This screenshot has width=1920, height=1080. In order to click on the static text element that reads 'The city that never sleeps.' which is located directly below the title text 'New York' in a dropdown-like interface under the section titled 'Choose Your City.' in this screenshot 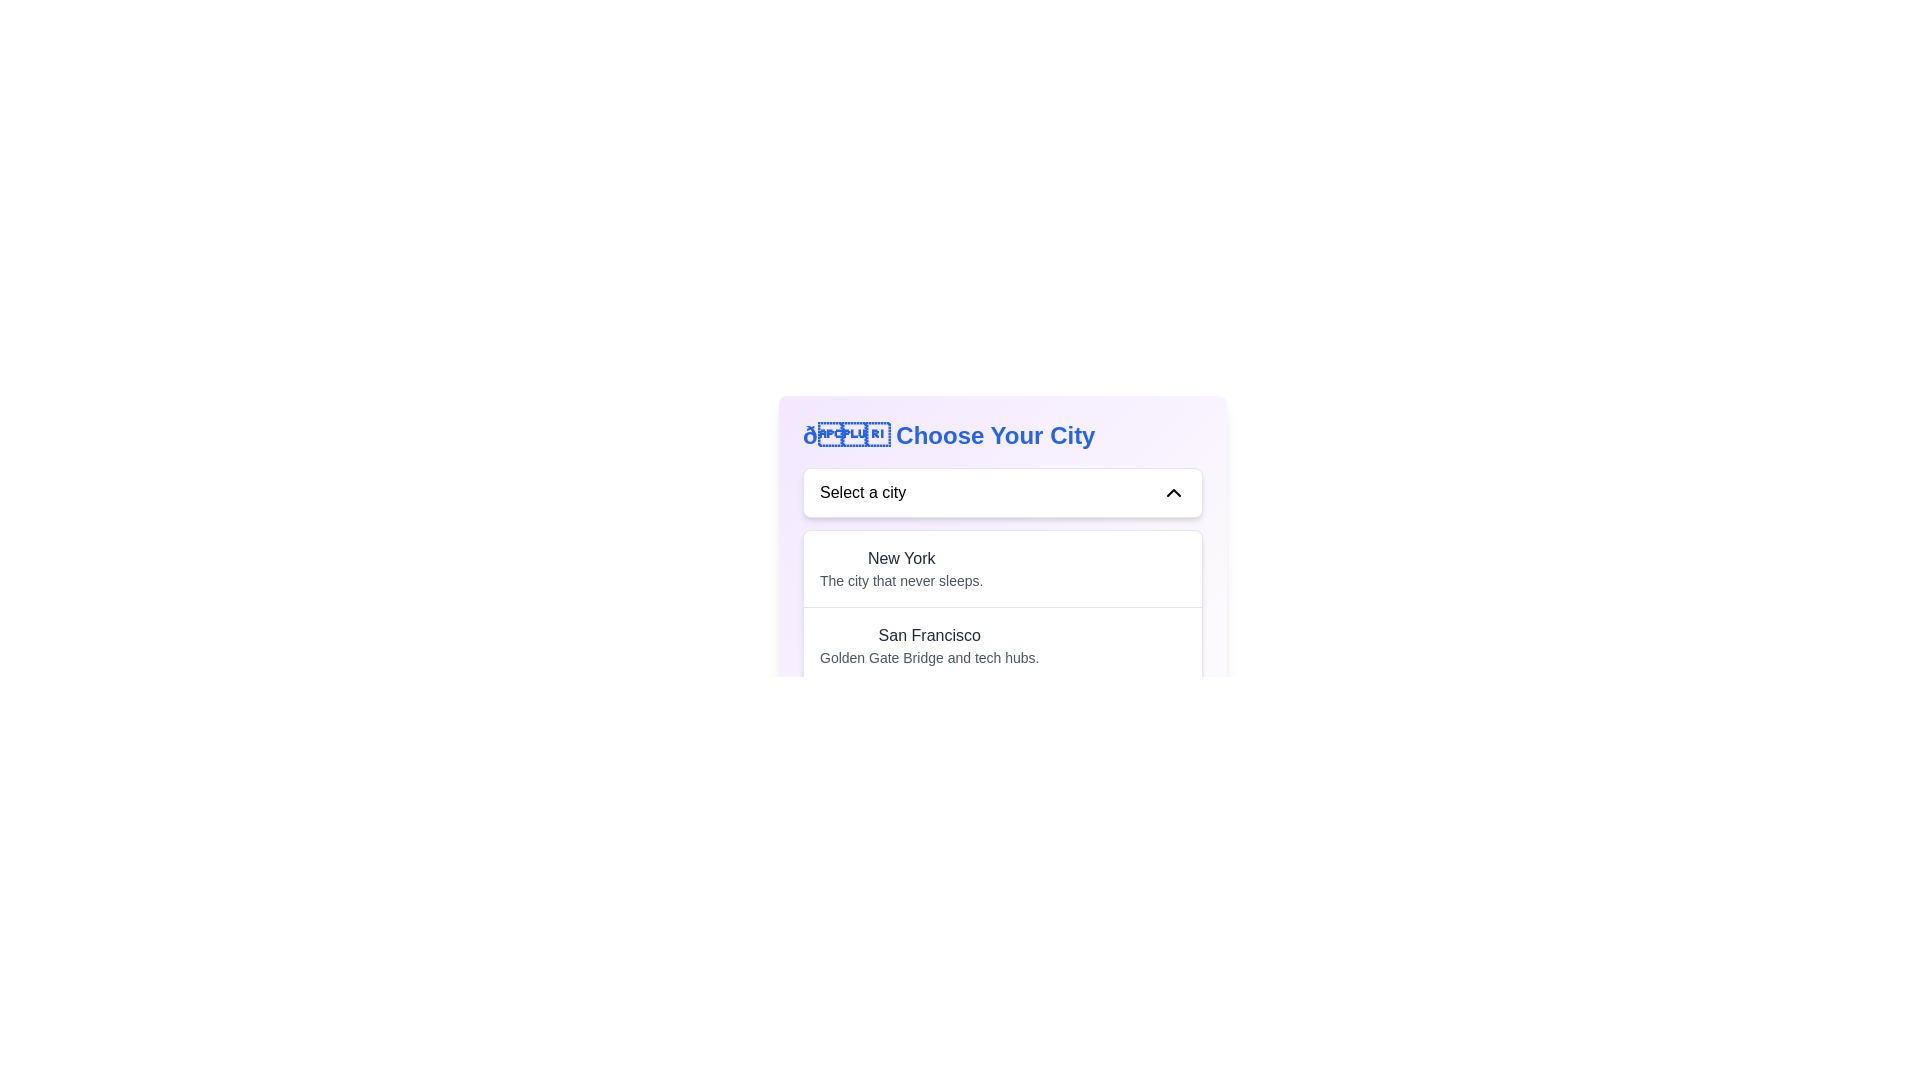, I will do `click(900, 581)`.